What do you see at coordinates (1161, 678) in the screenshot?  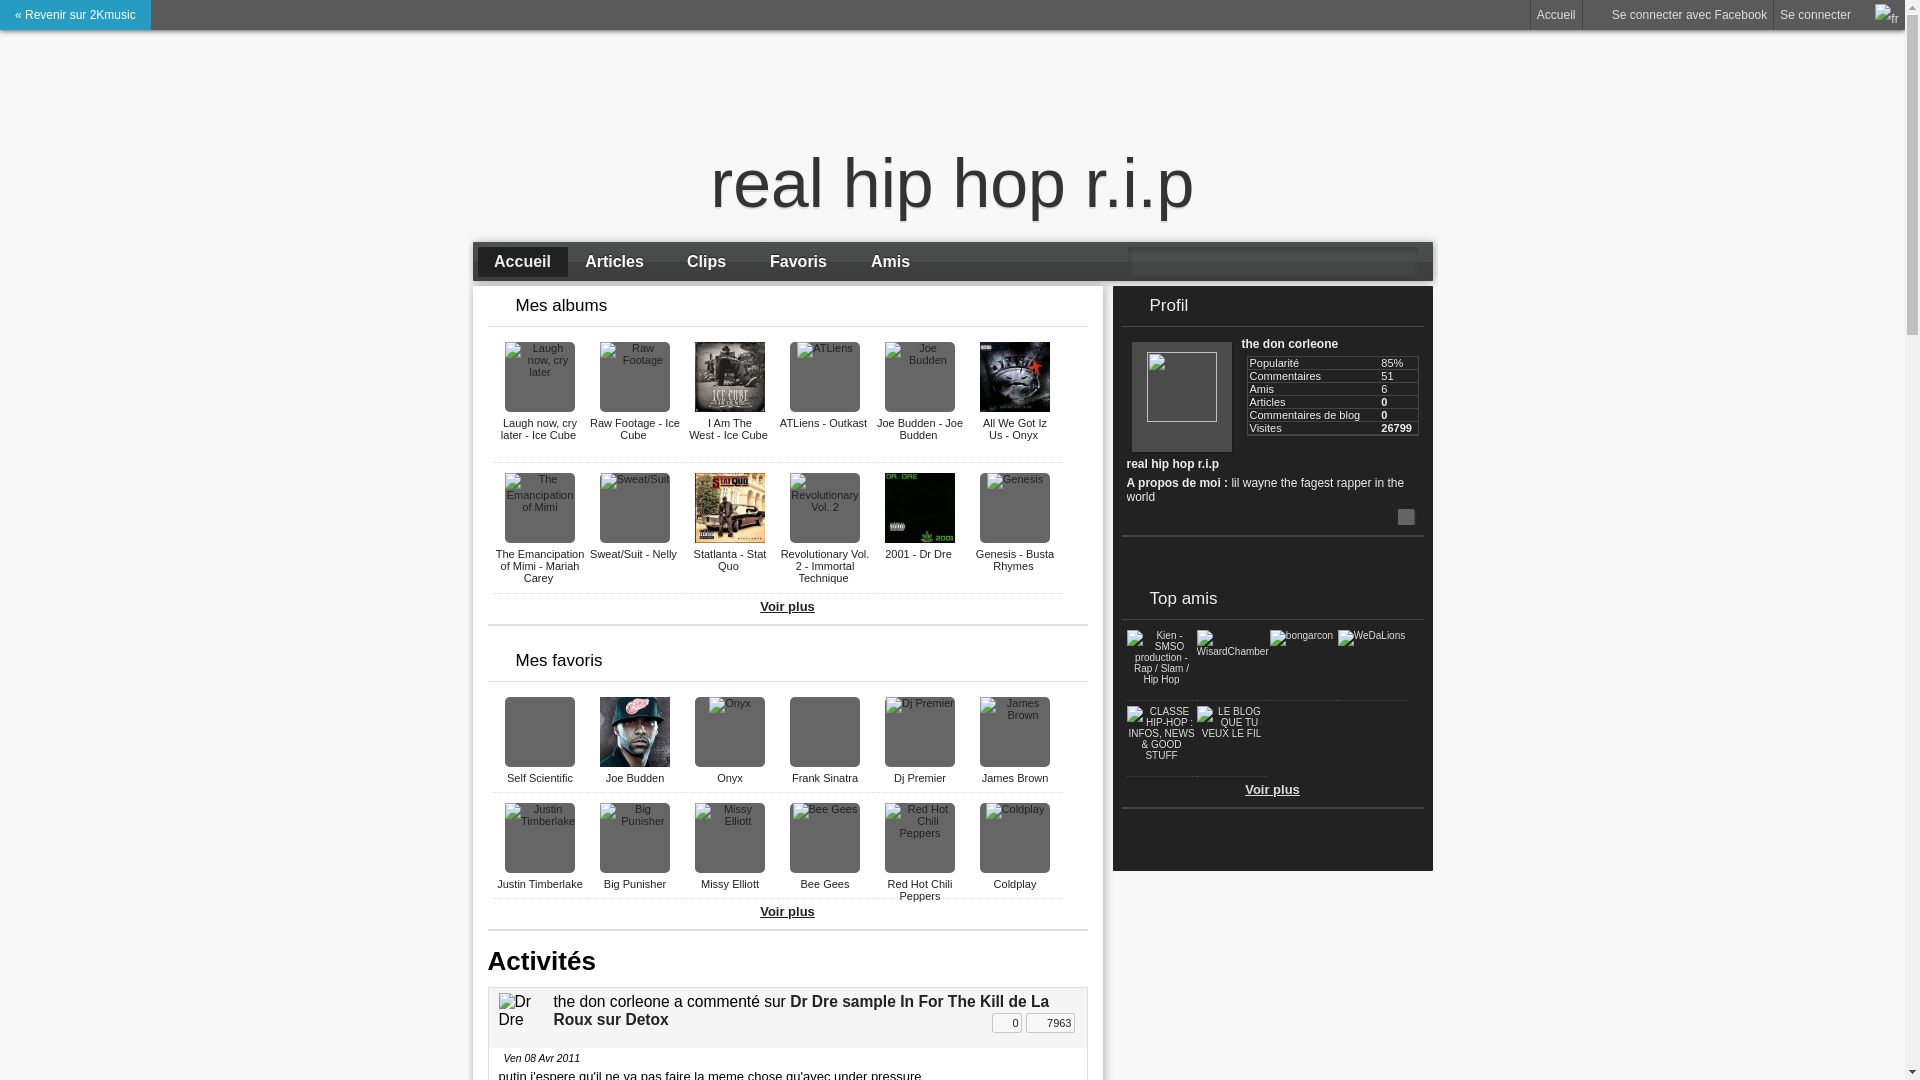 I see `'Kien - SMSO production - Rap / Slam / Hip Hop'` at bounding box center [1161, 678].